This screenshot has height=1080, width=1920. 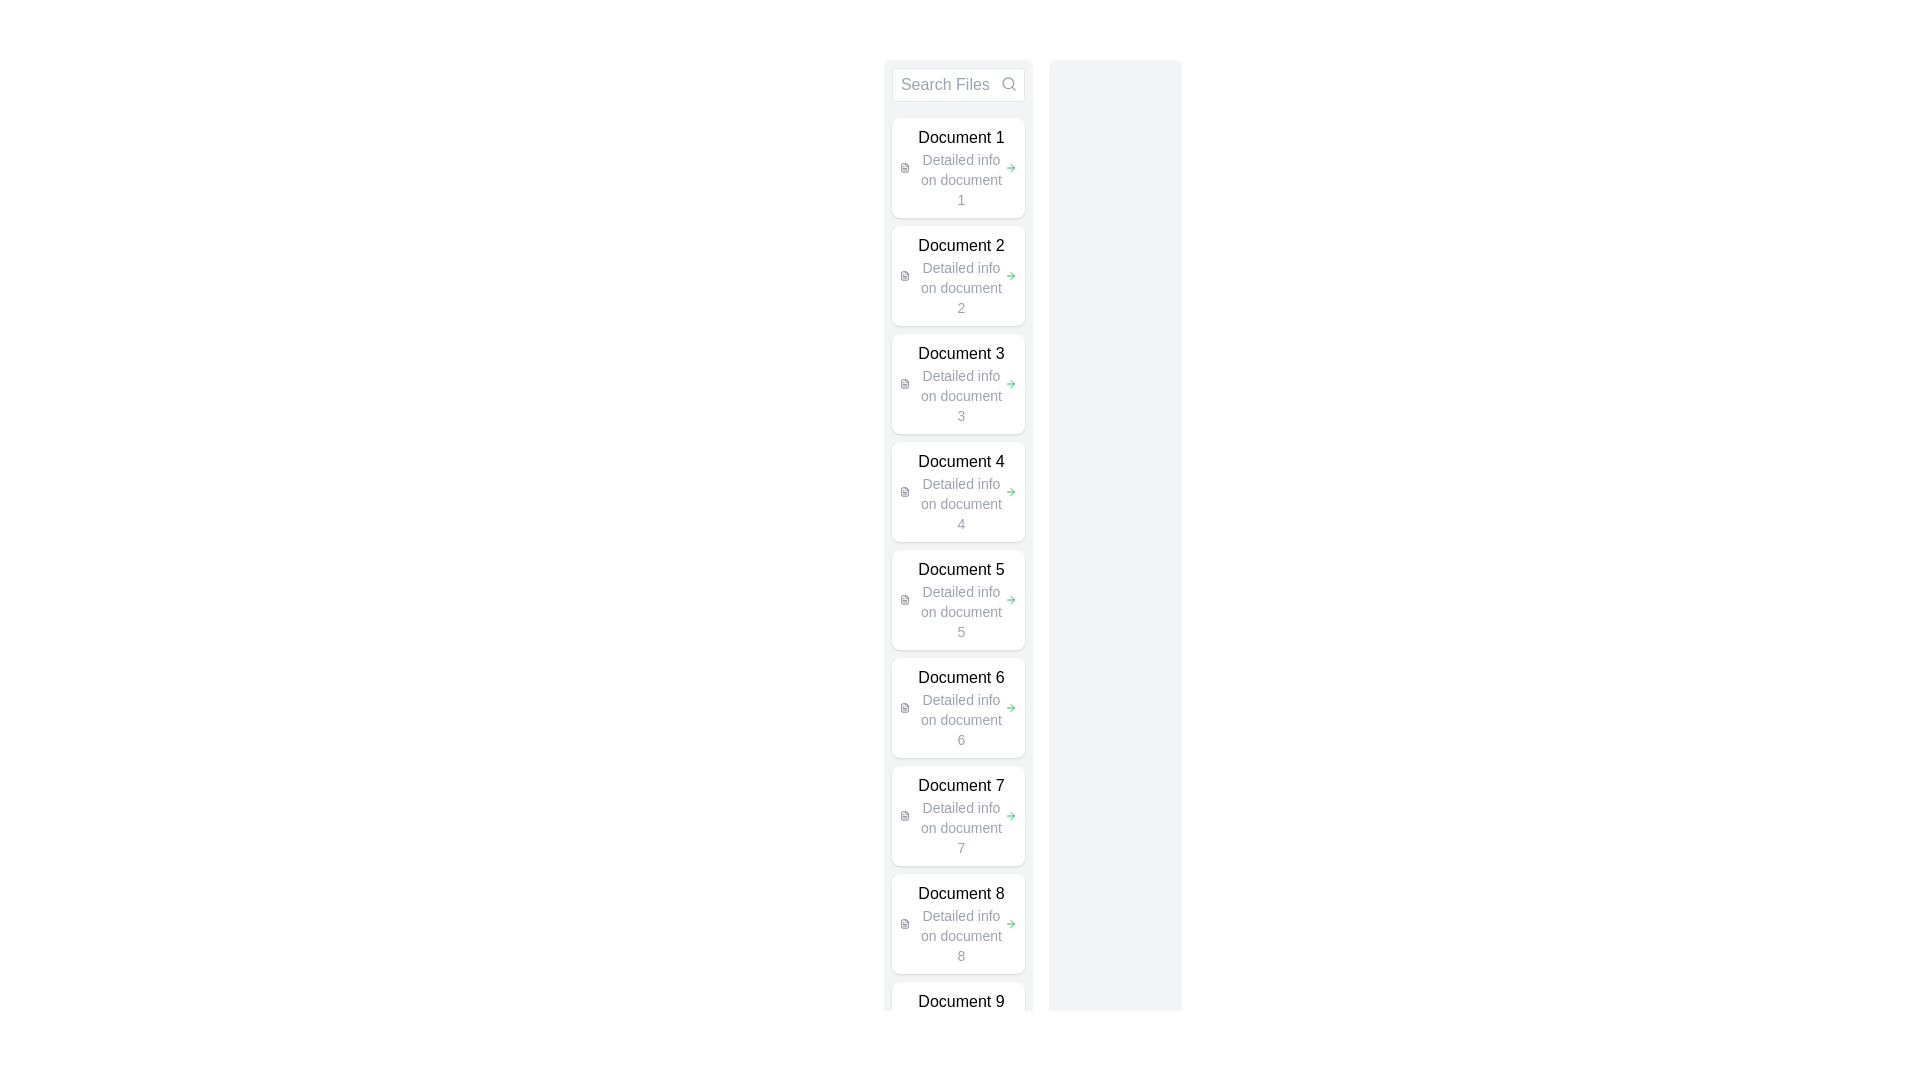 What do you see at coordinates (957, 83) in the screenshot?
I see `the search input box styled with rounded edges that contains the placeholder text 'Search Files' to focus on it` at bounding box center [957, 83].